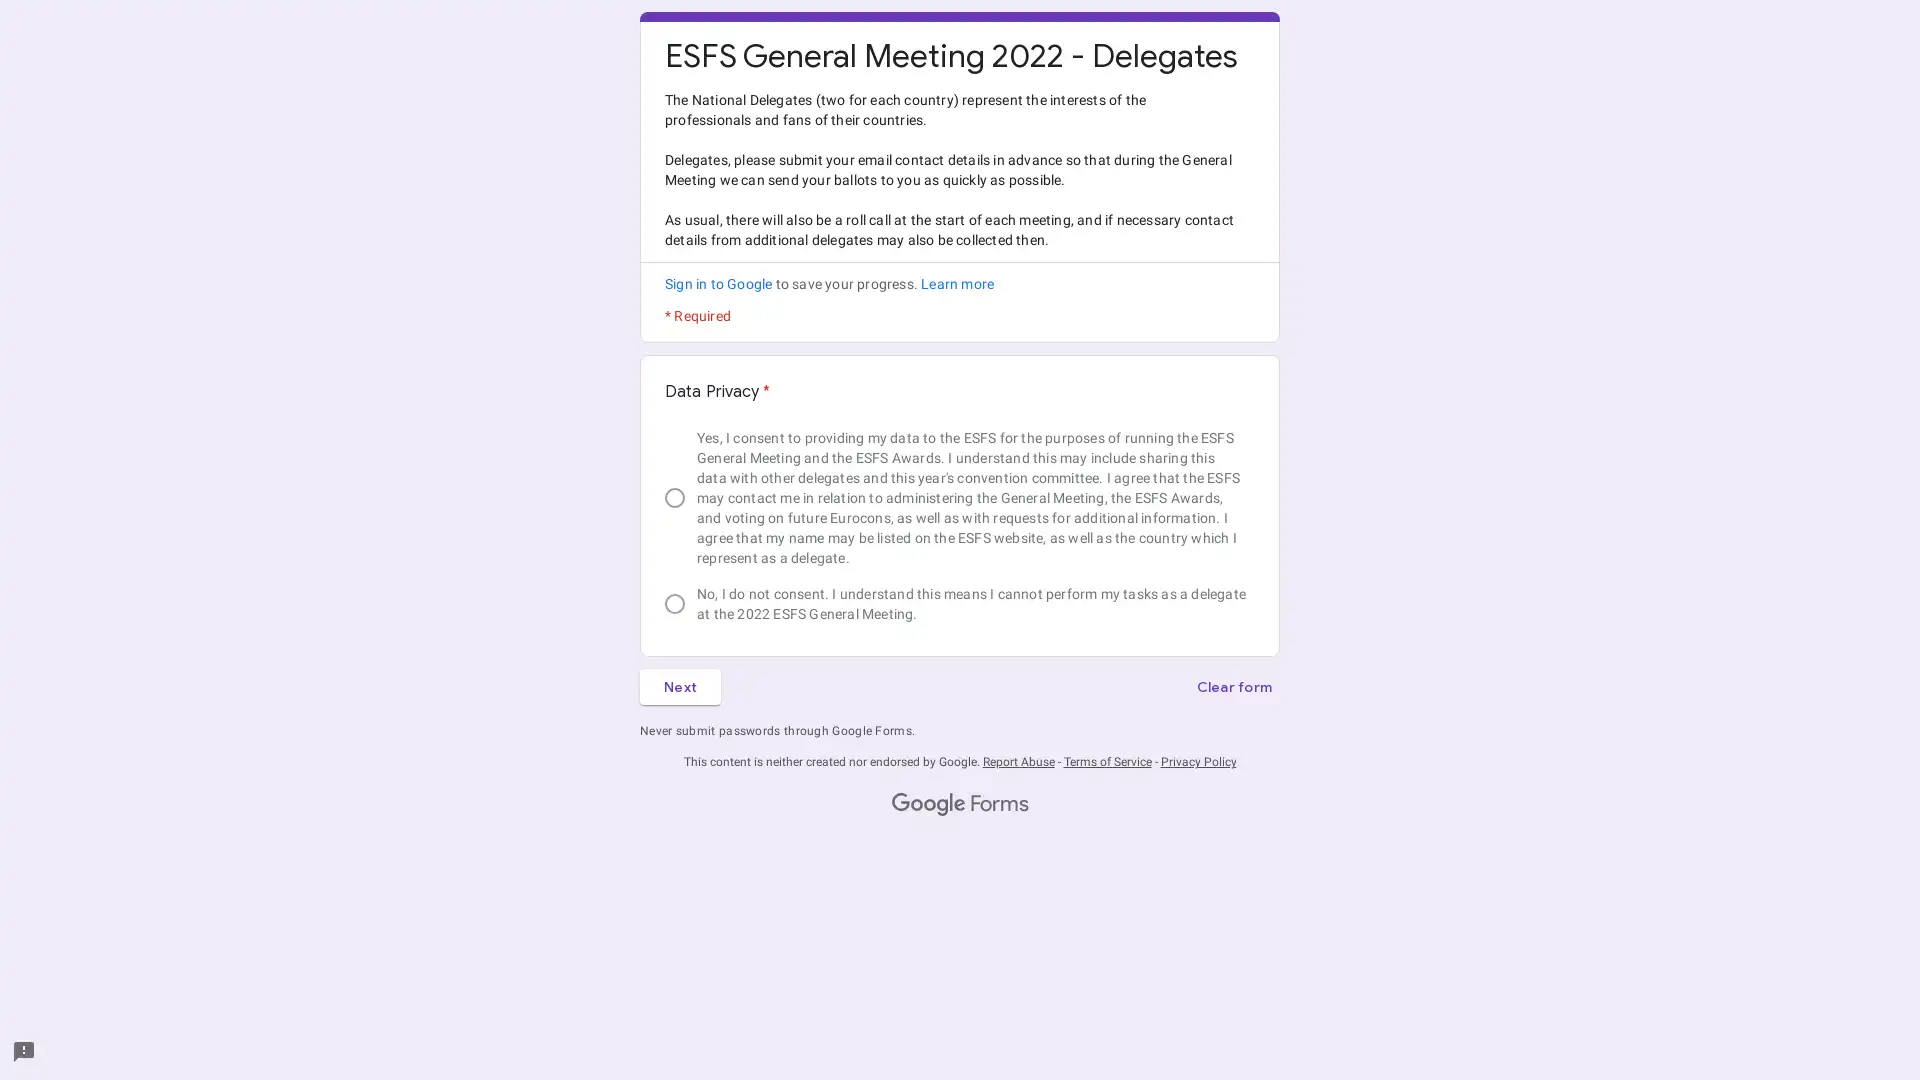 This screenshot has height=1080, width=1920. I want to click on Learn more, so click(956, 284).